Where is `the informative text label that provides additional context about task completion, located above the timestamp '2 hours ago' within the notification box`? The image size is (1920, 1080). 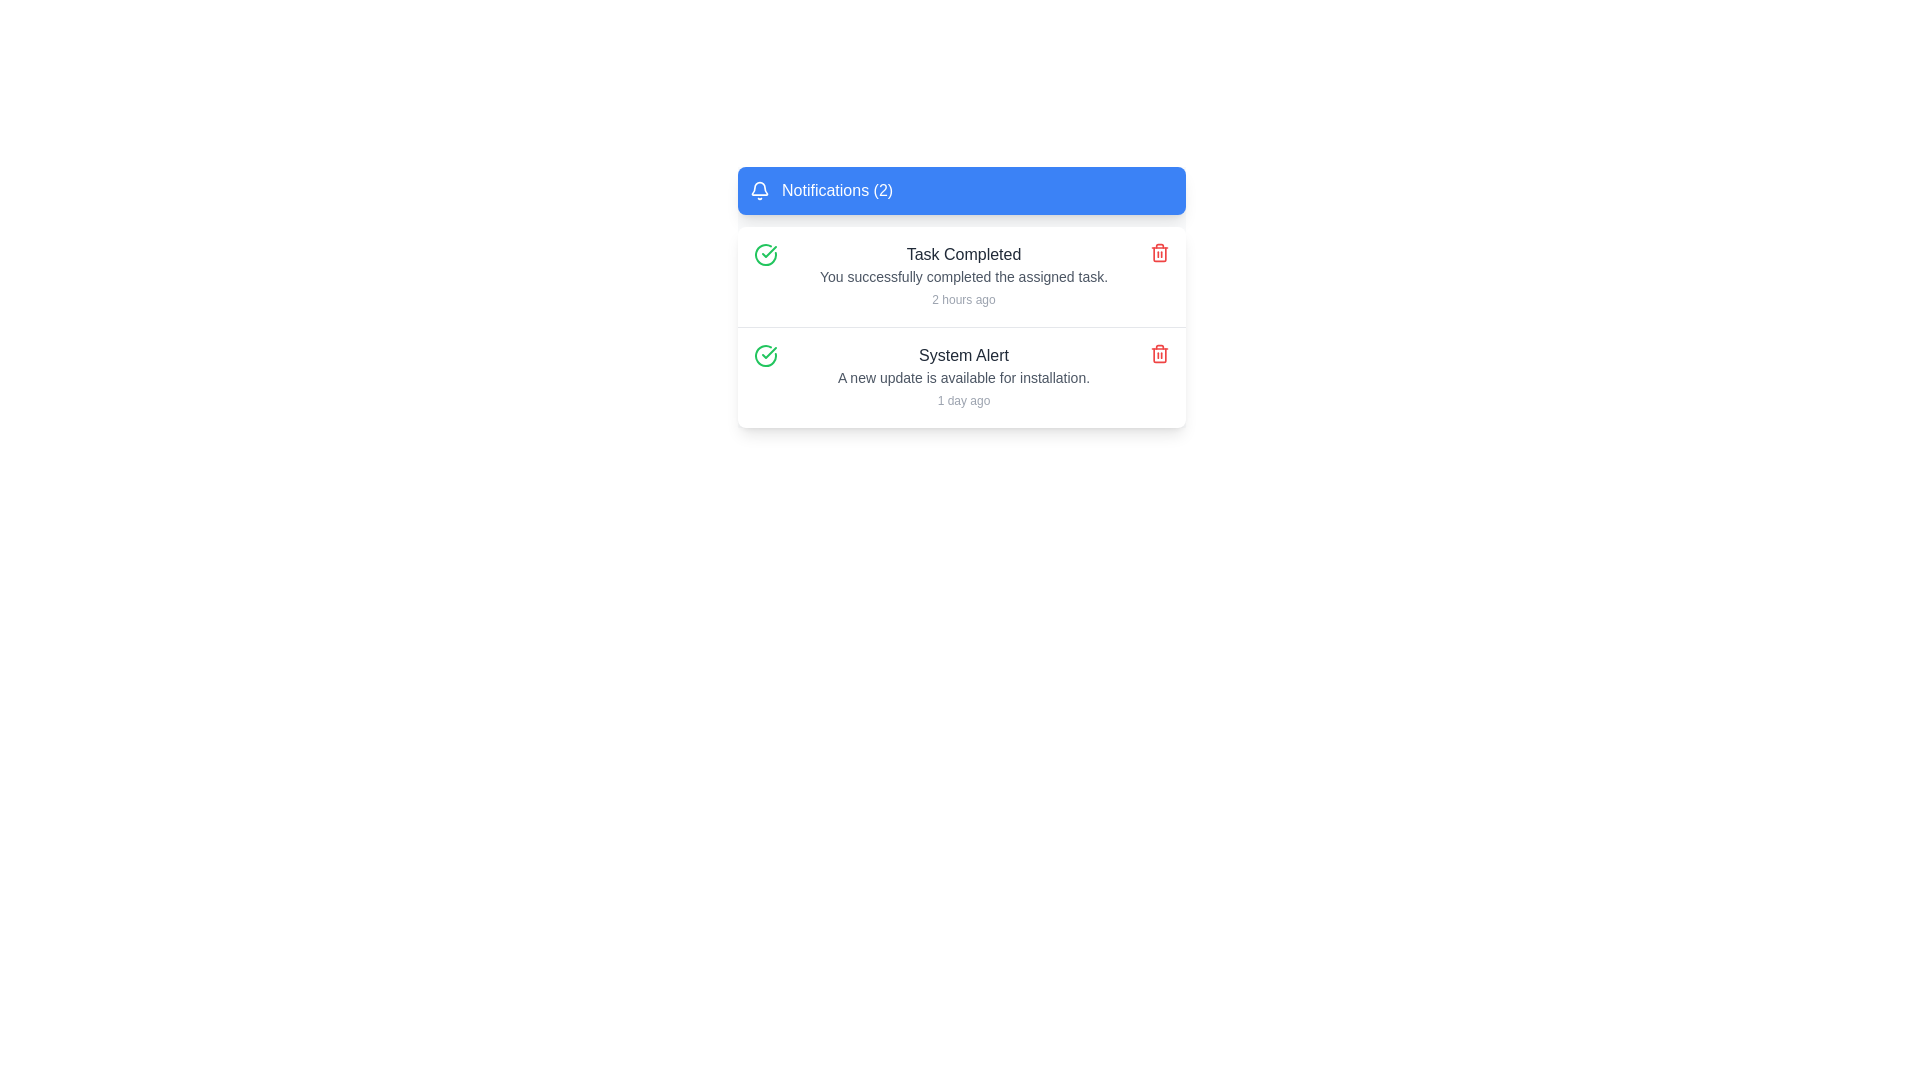 the informative text label that provides additional context about task completion, located above the timestamp '2 hours ago' within the notification box is located at coordinates (964, 277).